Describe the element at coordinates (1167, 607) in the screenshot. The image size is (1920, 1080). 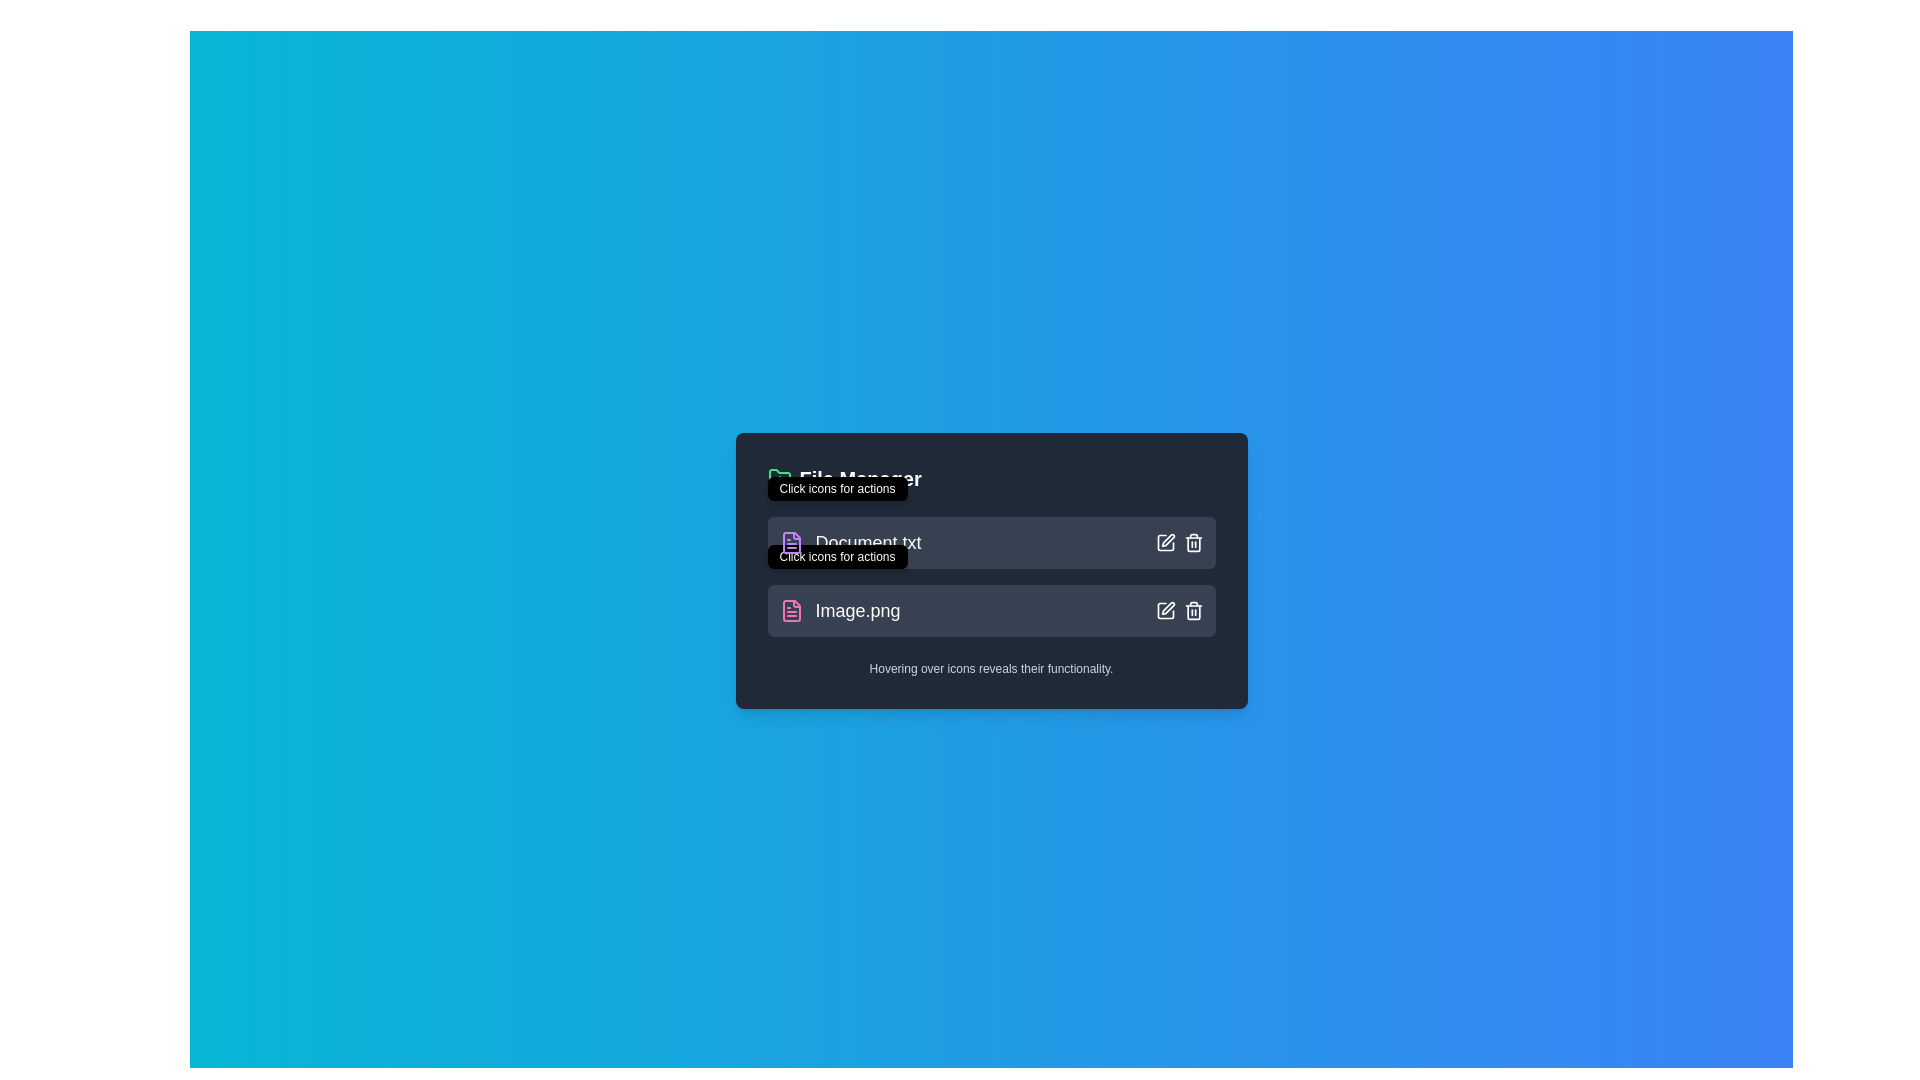
I see `on the edit icon, which is a vector graphic resembling a pen or pencil crossing a square, located centrally within a button in the second row of the file manager, adjacent` at that location.